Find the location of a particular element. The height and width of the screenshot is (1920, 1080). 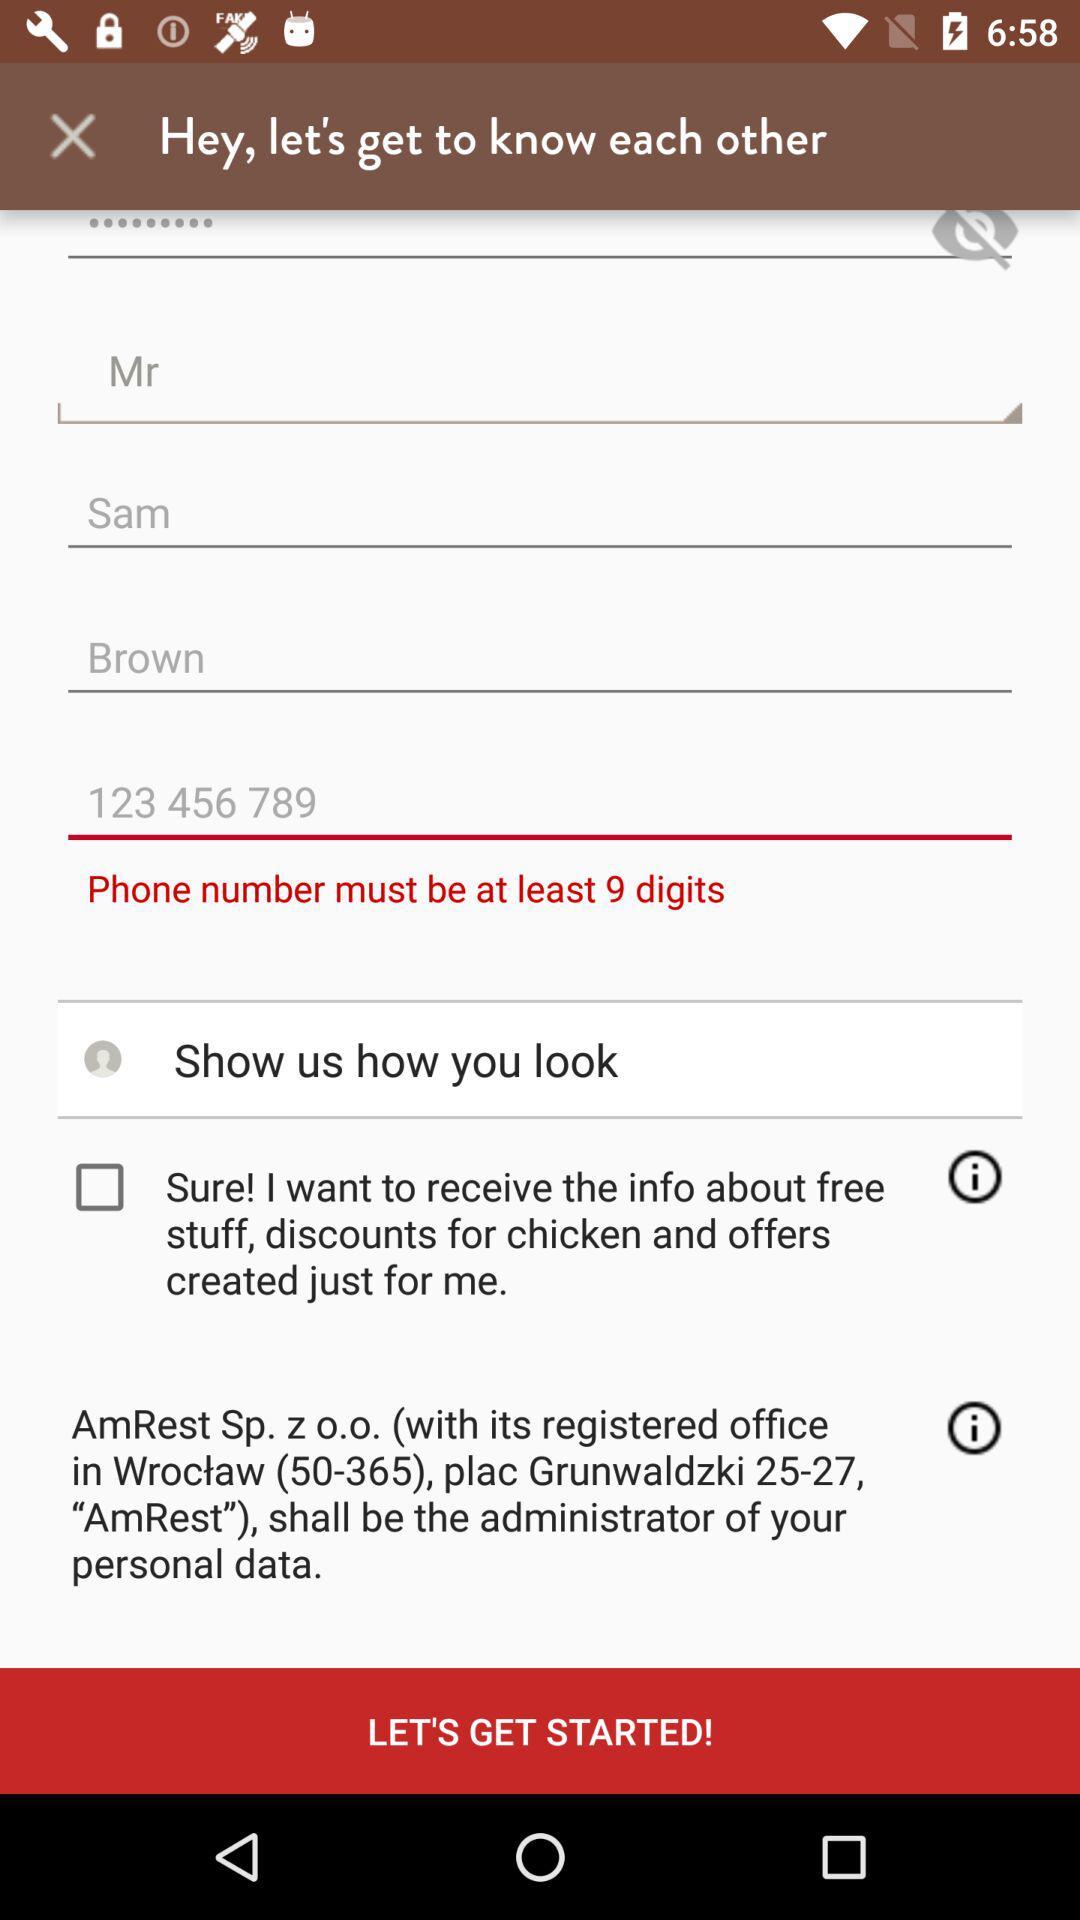

hide writing is located at coordinates (974, 243).